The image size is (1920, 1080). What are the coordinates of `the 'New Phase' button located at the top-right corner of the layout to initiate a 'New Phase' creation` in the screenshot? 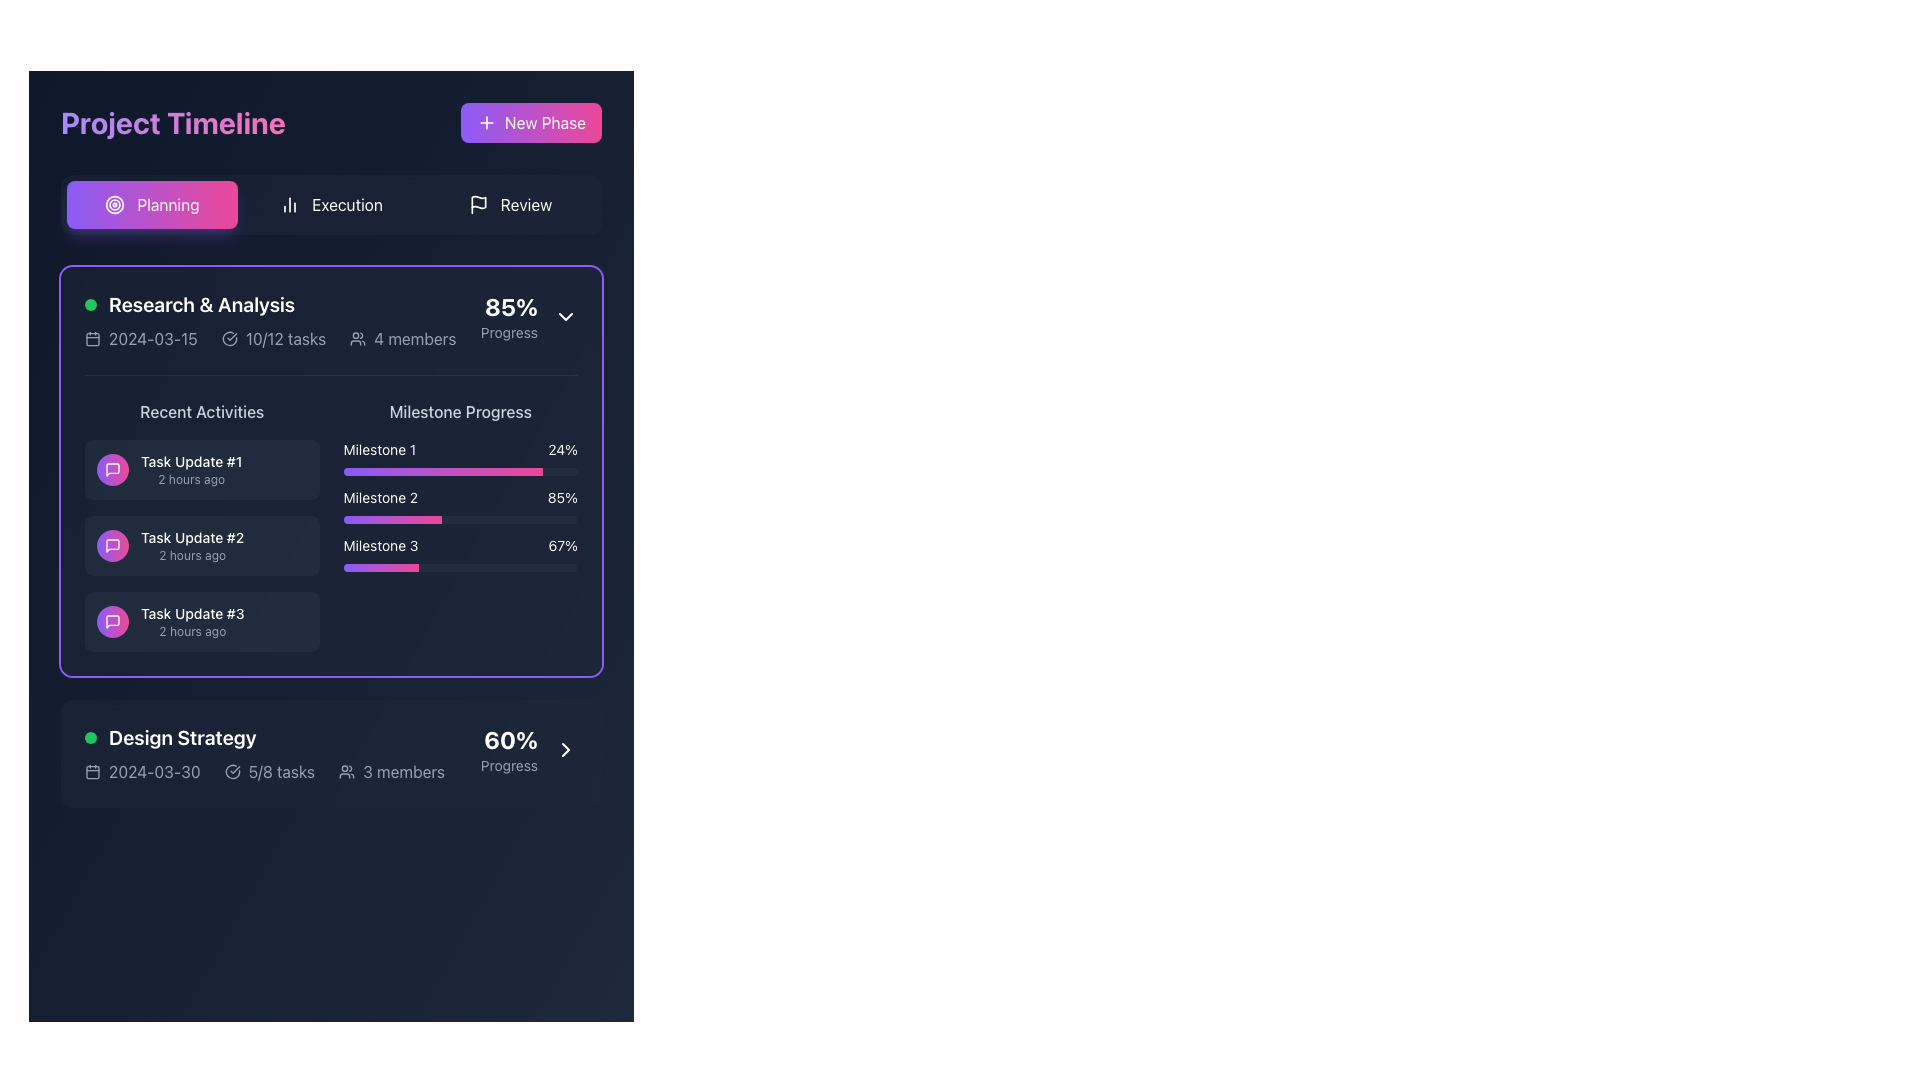 It's located at (531, 123).